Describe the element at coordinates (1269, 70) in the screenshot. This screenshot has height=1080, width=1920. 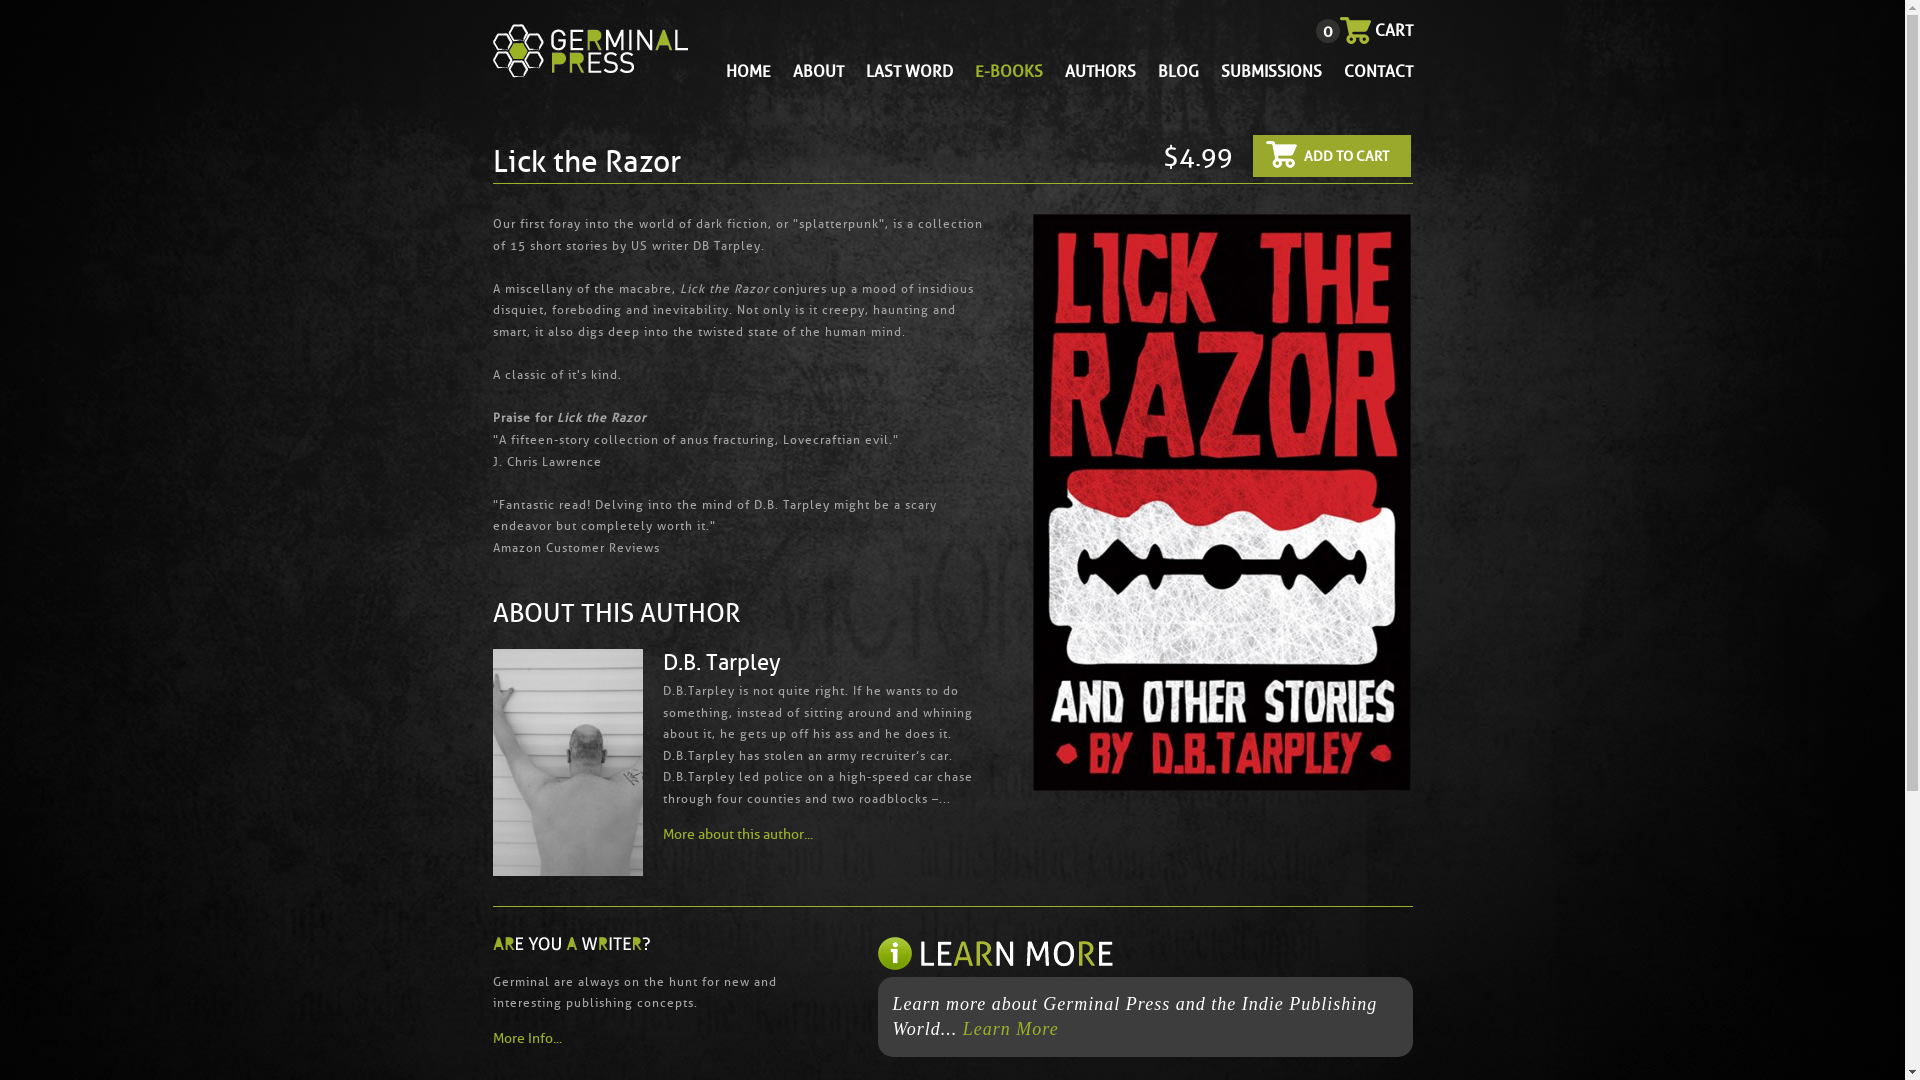
I see `'SUBMISSIONS'` at that location.